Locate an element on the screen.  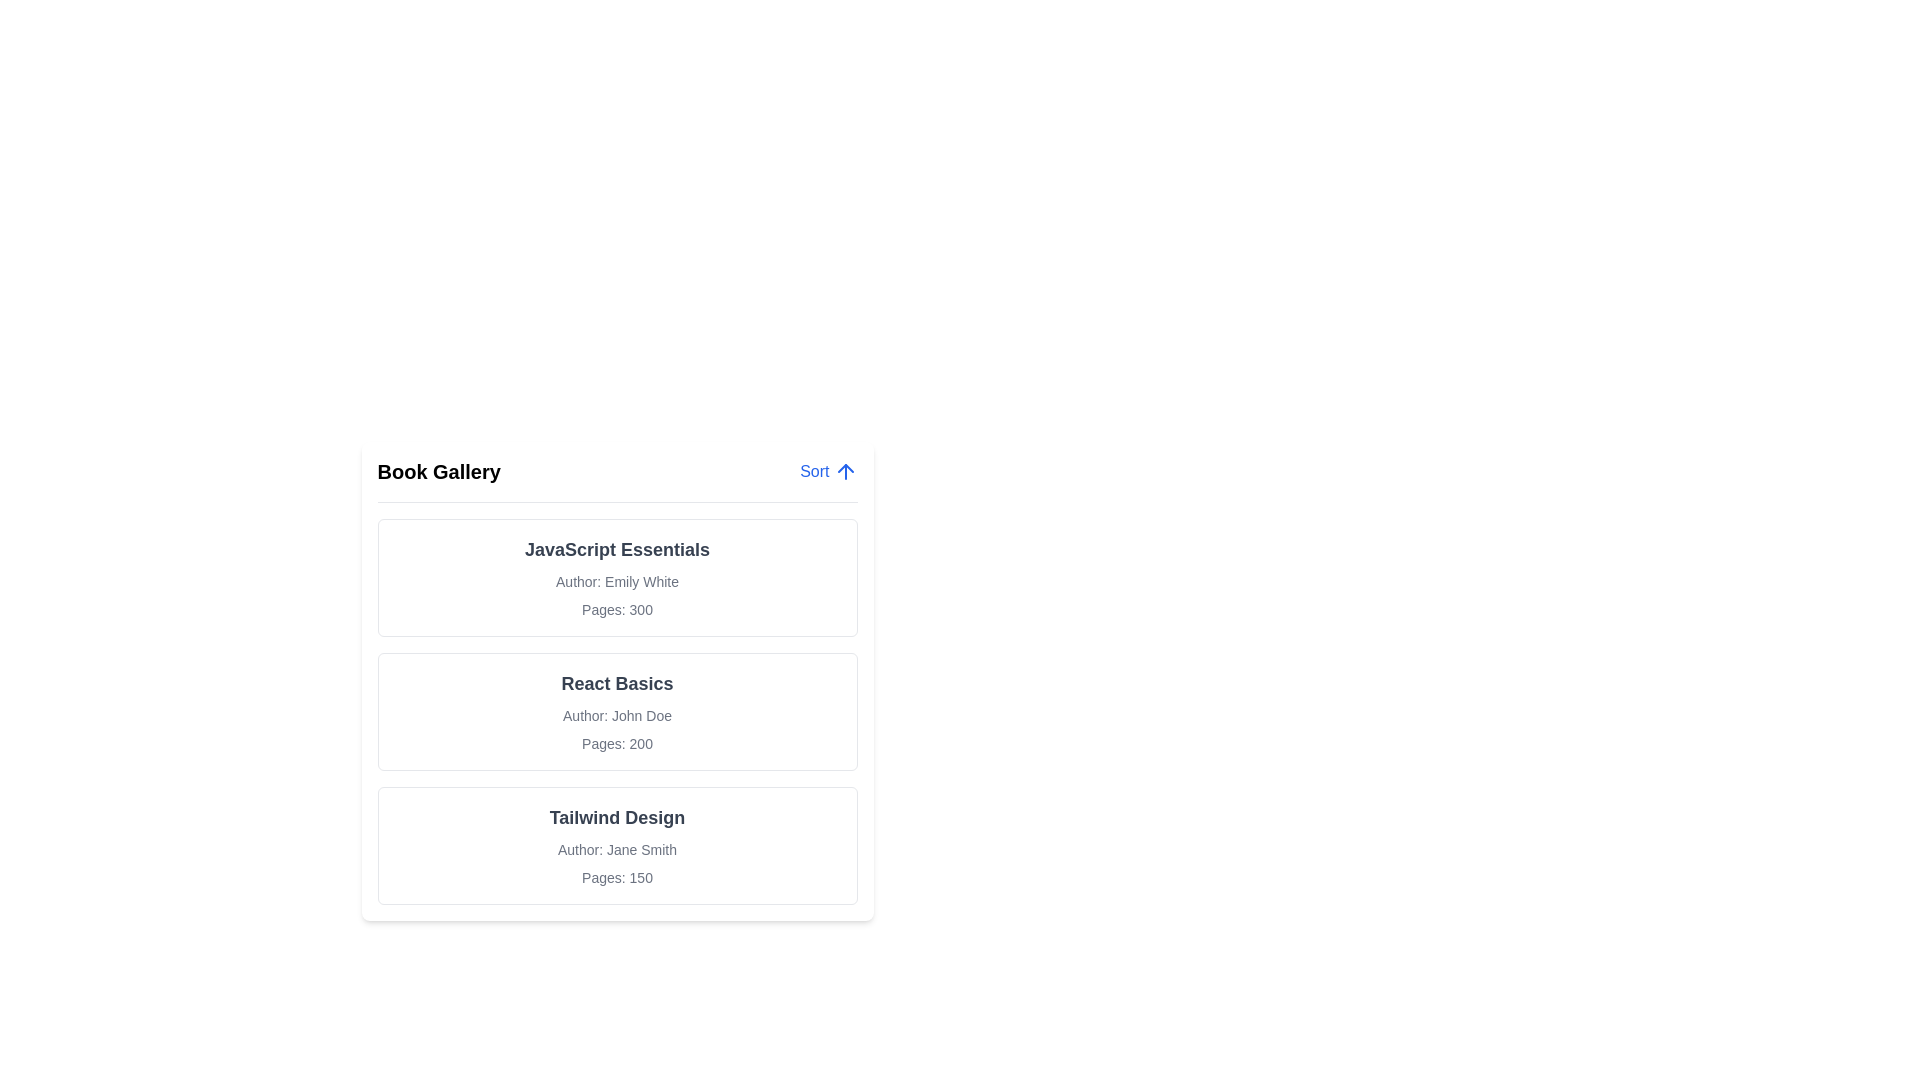
text content of the author's name label located within the 'Tailwind Design' card, positioned beneath the title and above the page count is located at coordinates (616, 849).